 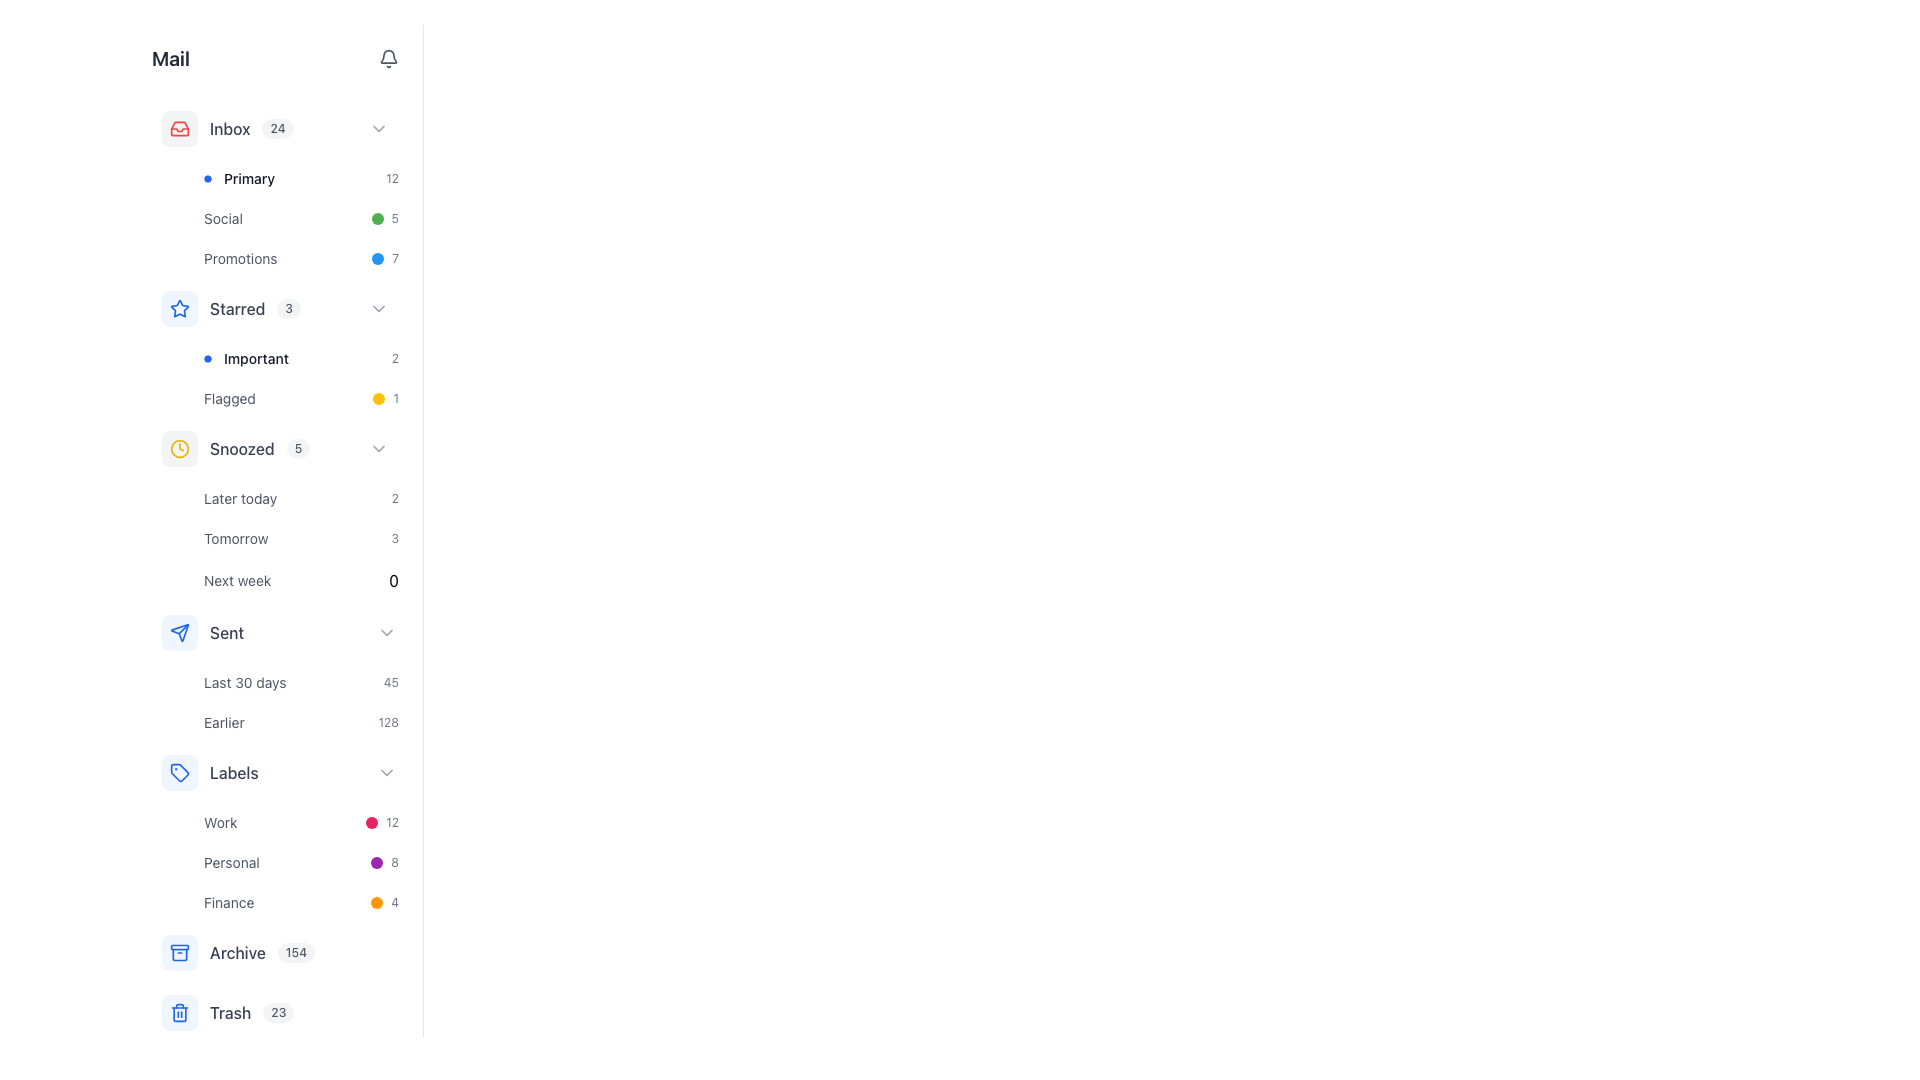 What do you see at coordinates (278, 189) in the screenshot?
I see `the 'Primary' email category` at bounding box center [278, 189].